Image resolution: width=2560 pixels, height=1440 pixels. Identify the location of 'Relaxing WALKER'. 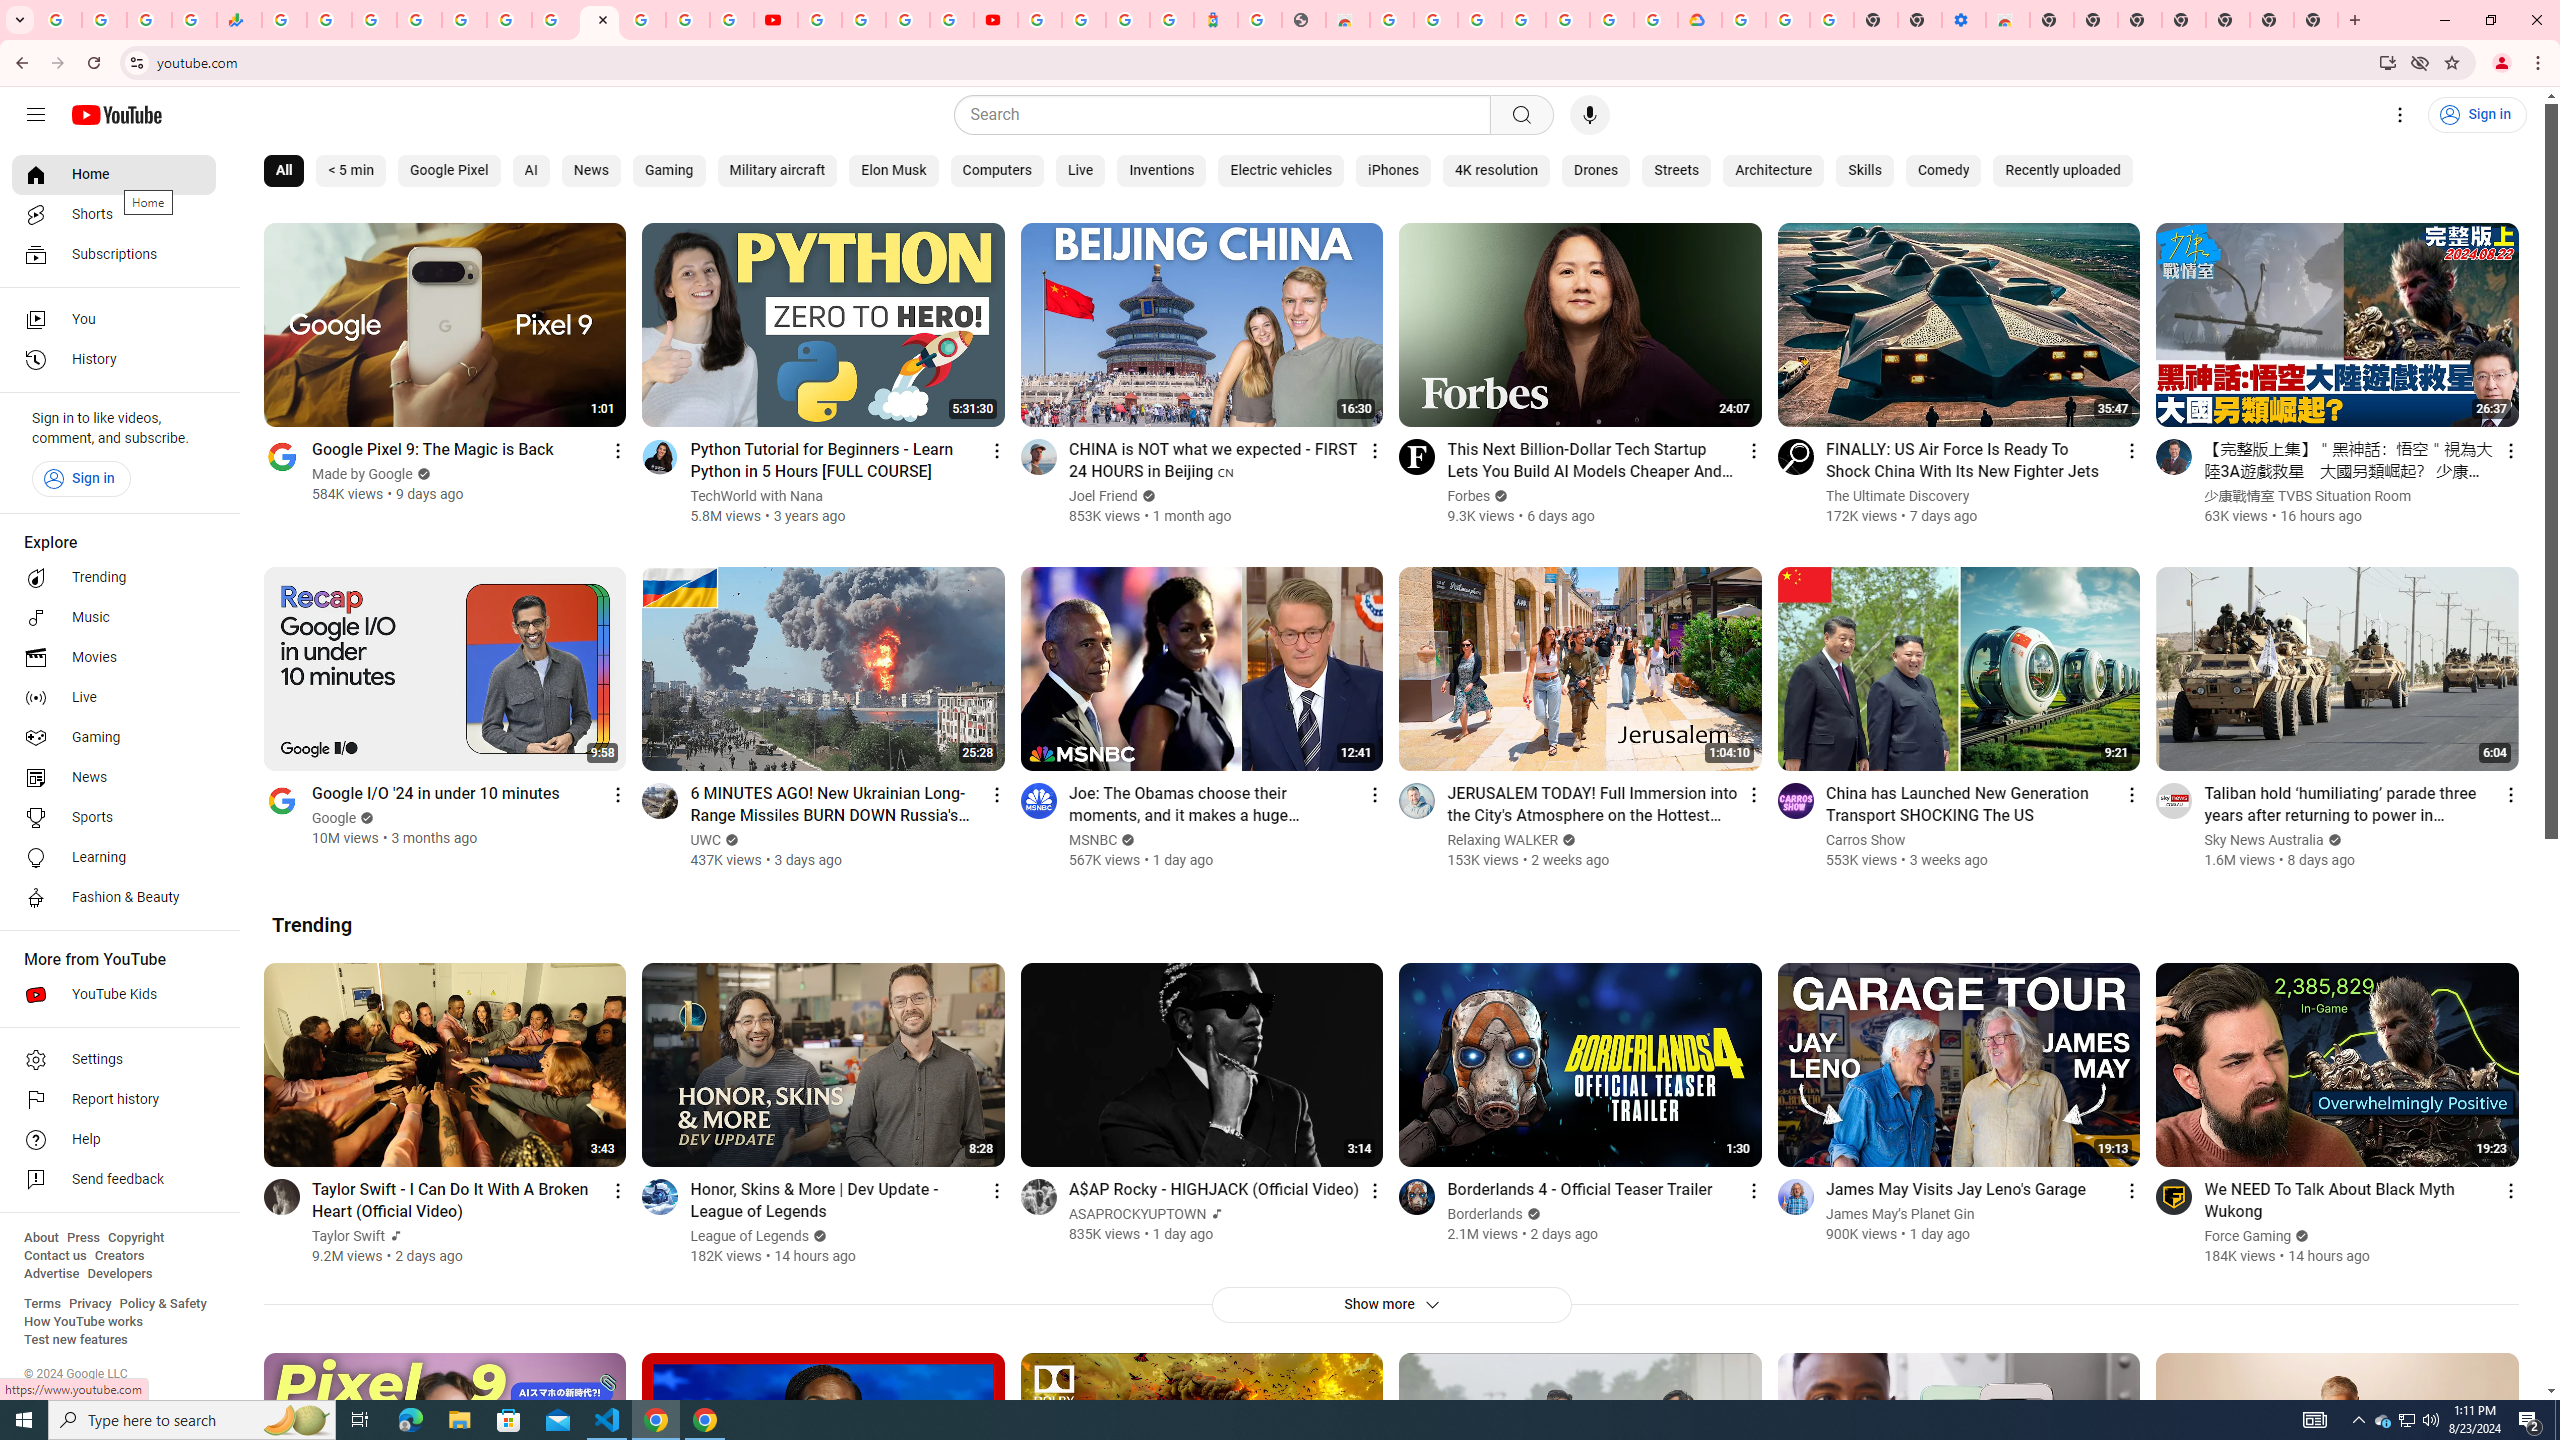
(1501, 839).